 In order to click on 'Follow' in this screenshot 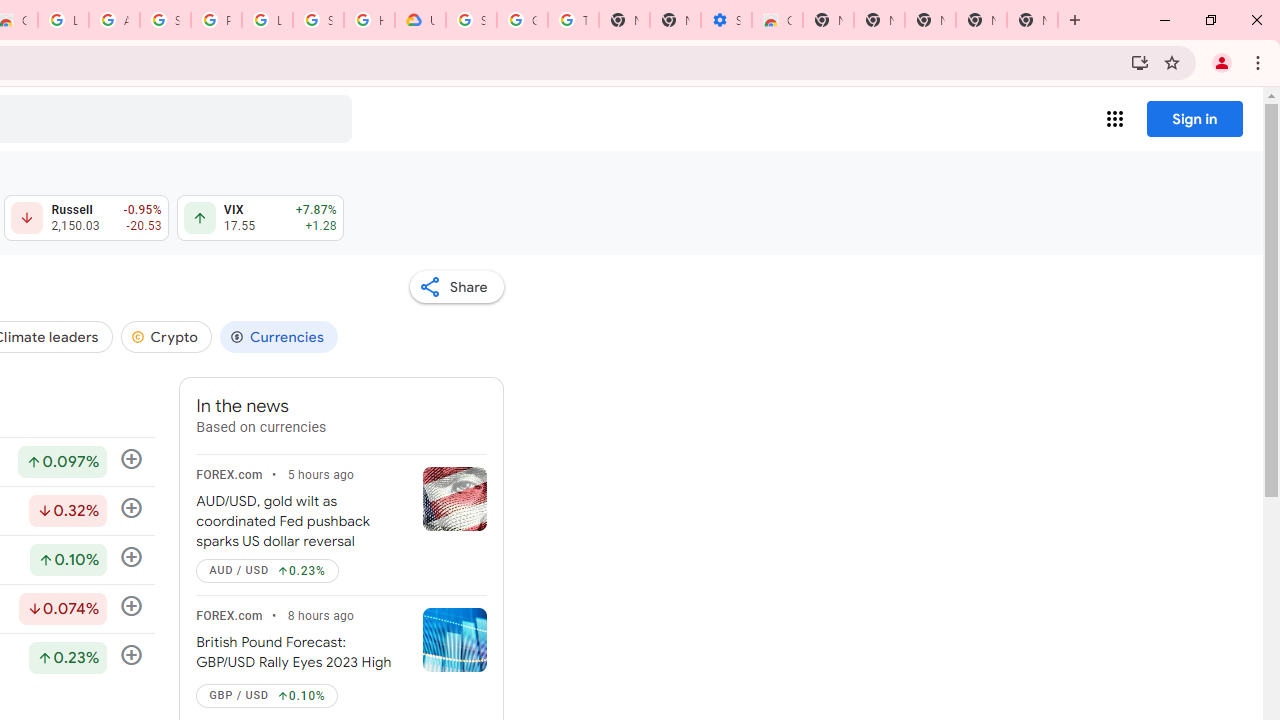, I will do `click(130, 655)`.